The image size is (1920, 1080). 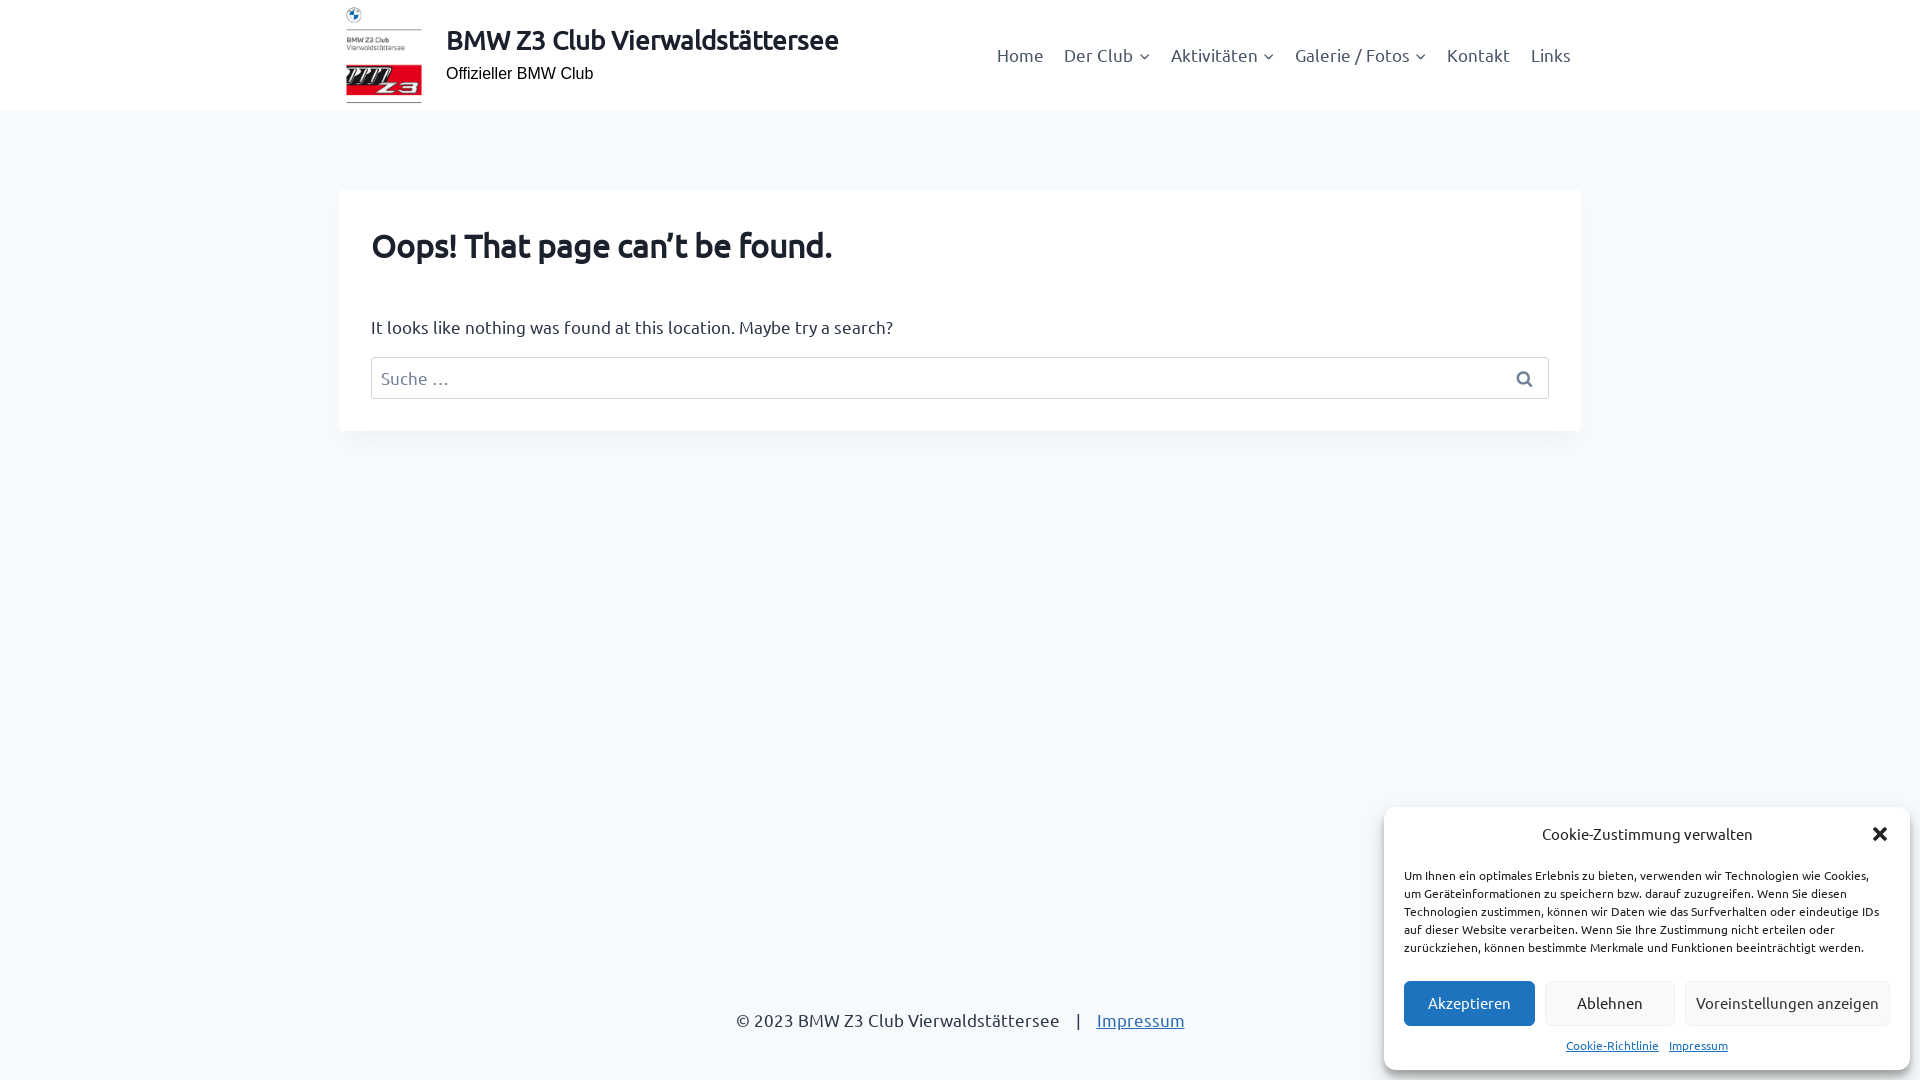 I want to click on 'Galerie / Fotos', so click(x=1285, y=53).